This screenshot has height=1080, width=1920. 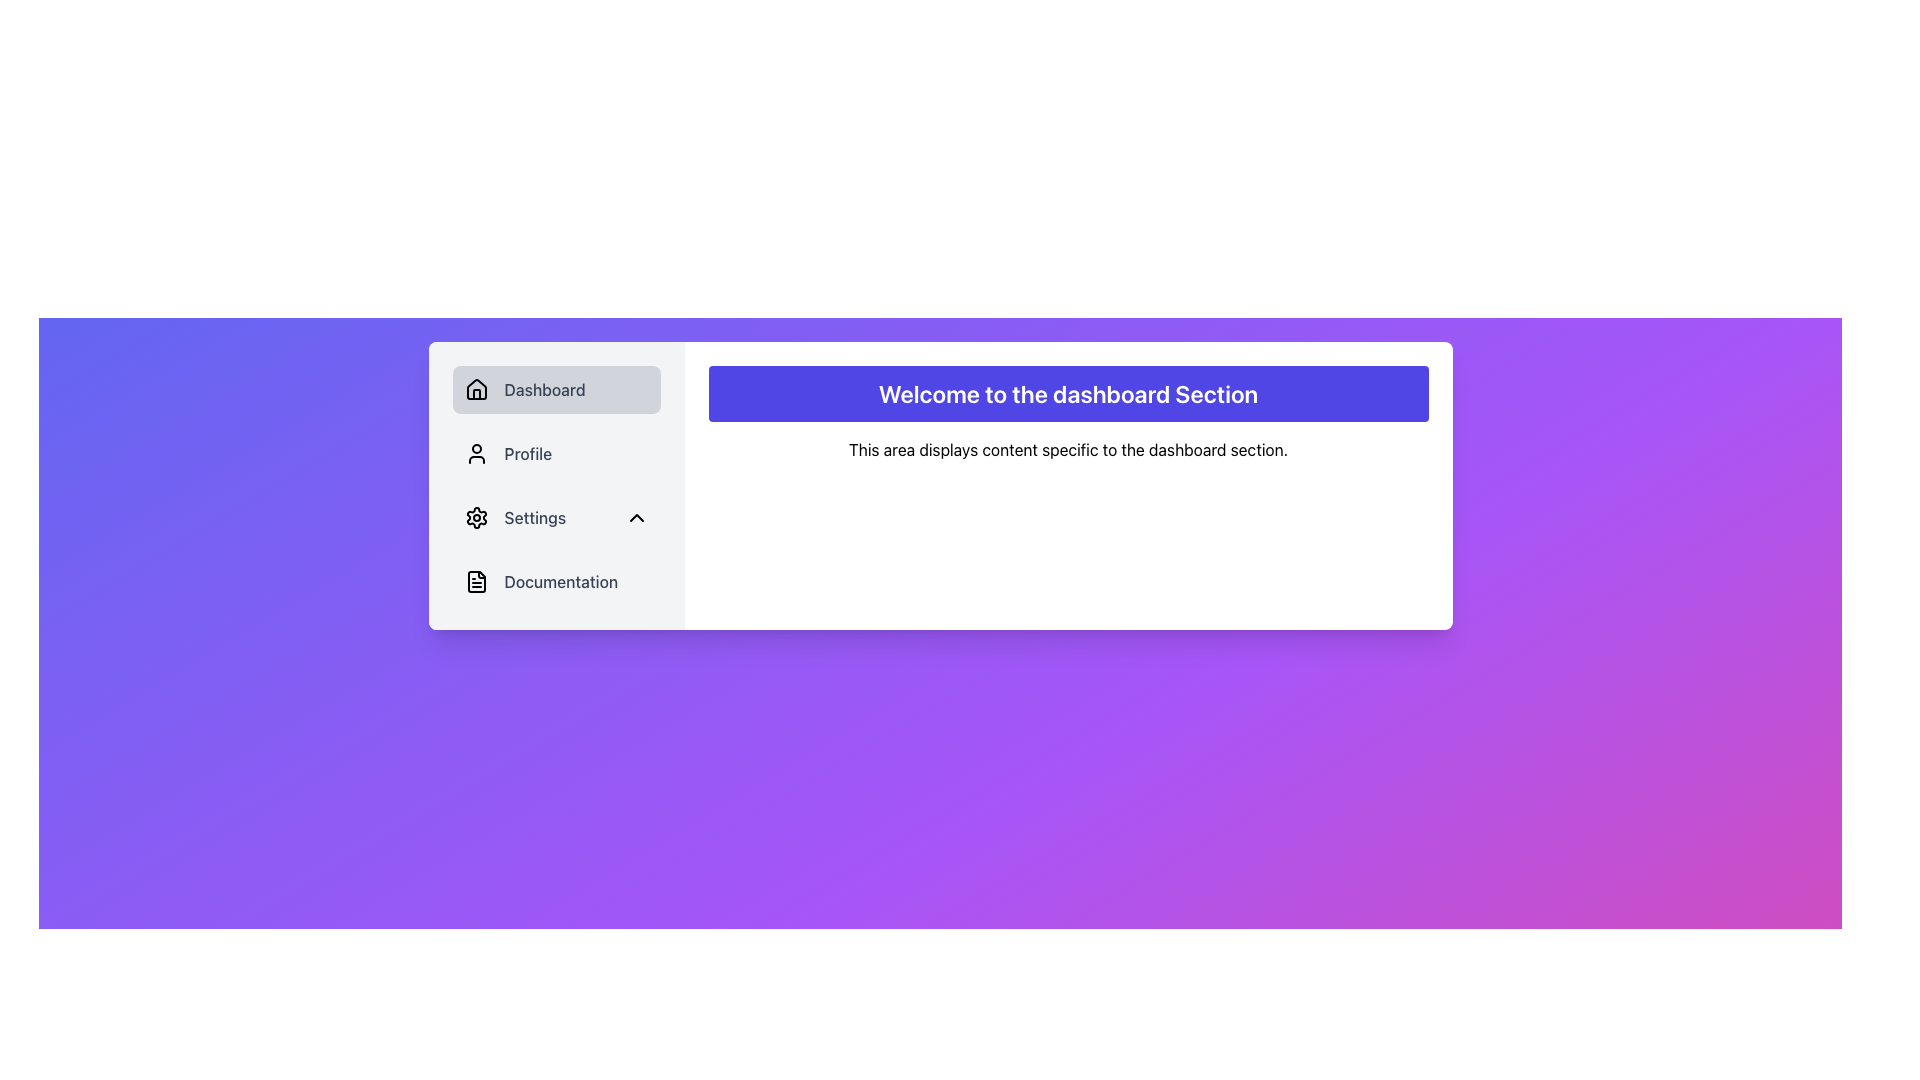 What do you see at coordinates (475, 389) in the screenshot?
I see `the house-shaped icon located to the left of the 'Dashboard' text in the navigation menu` at bounding box center [475, 389].